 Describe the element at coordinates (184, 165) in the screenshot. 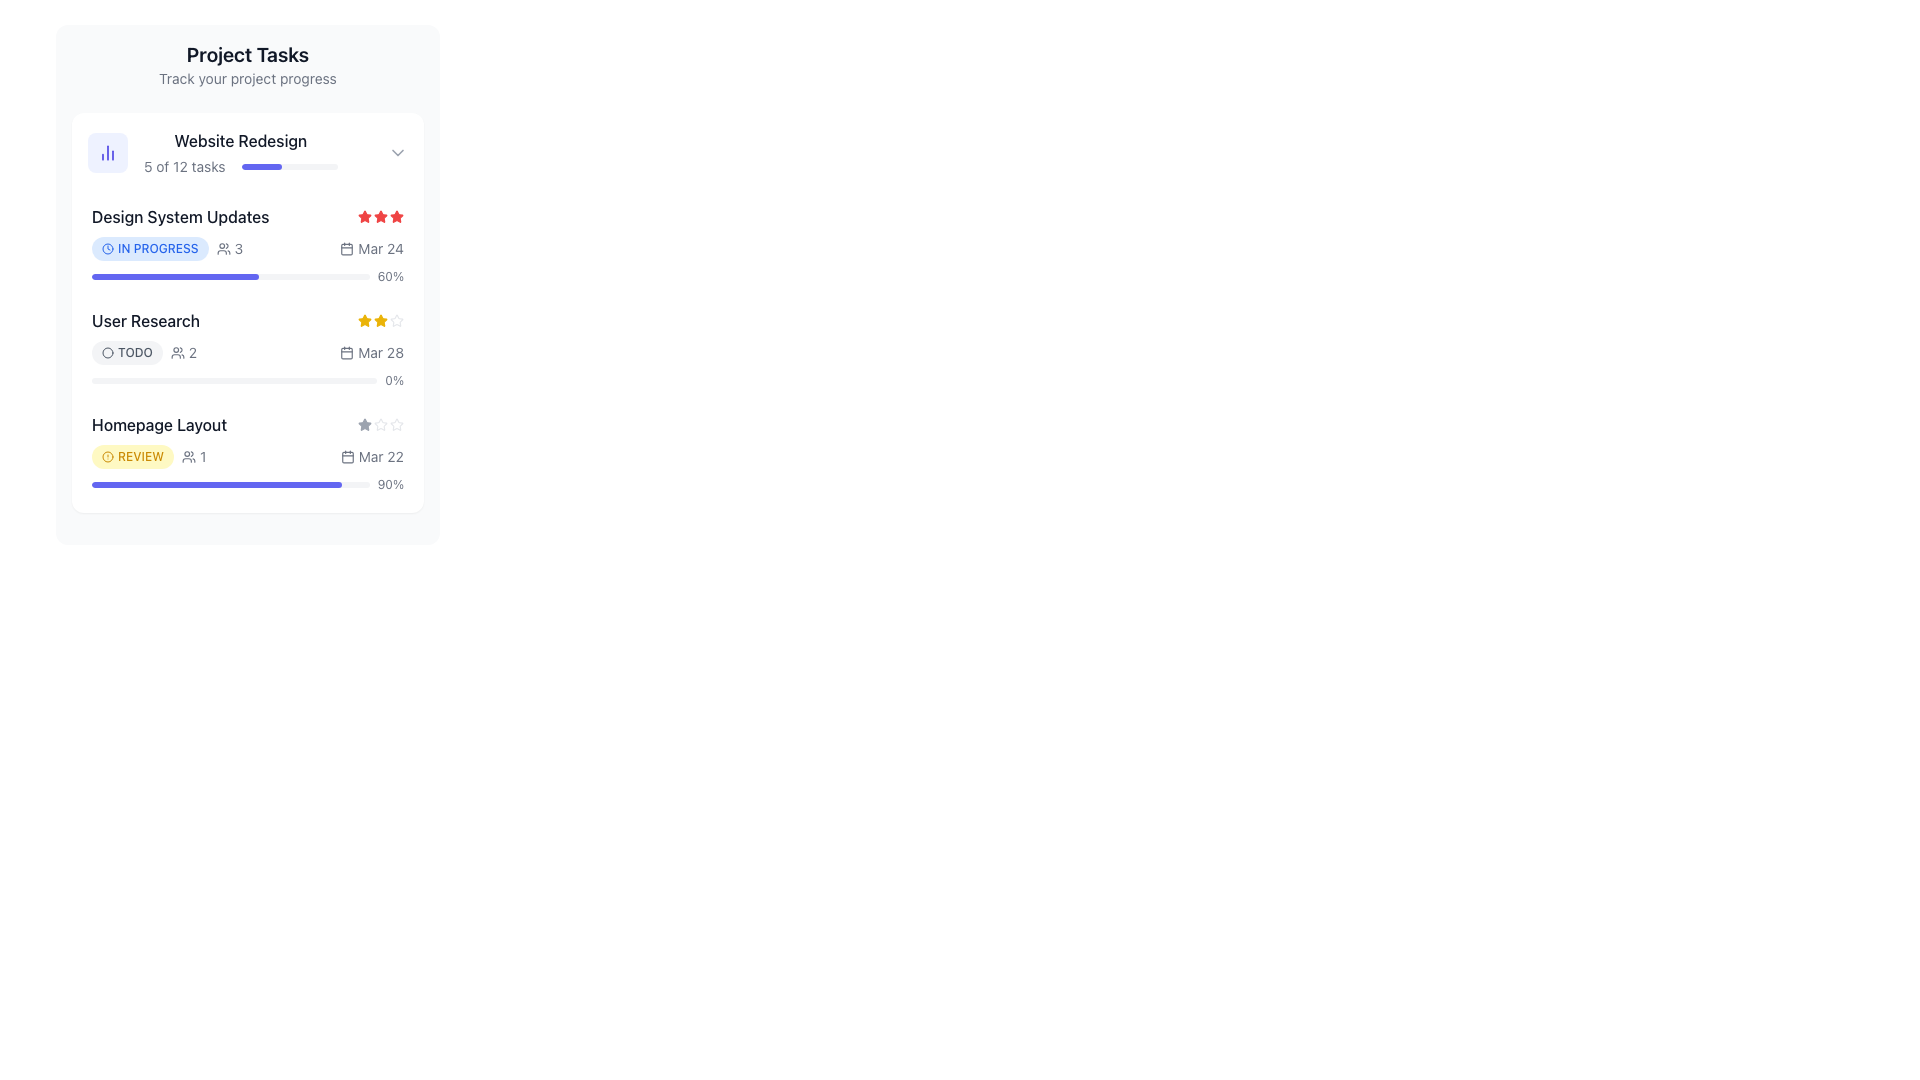

I see `the status indicator text label that shows the number of completed tasks for the 'Website Redesign' project, located beneath the project title and adjacent to the progress bar` at that location.